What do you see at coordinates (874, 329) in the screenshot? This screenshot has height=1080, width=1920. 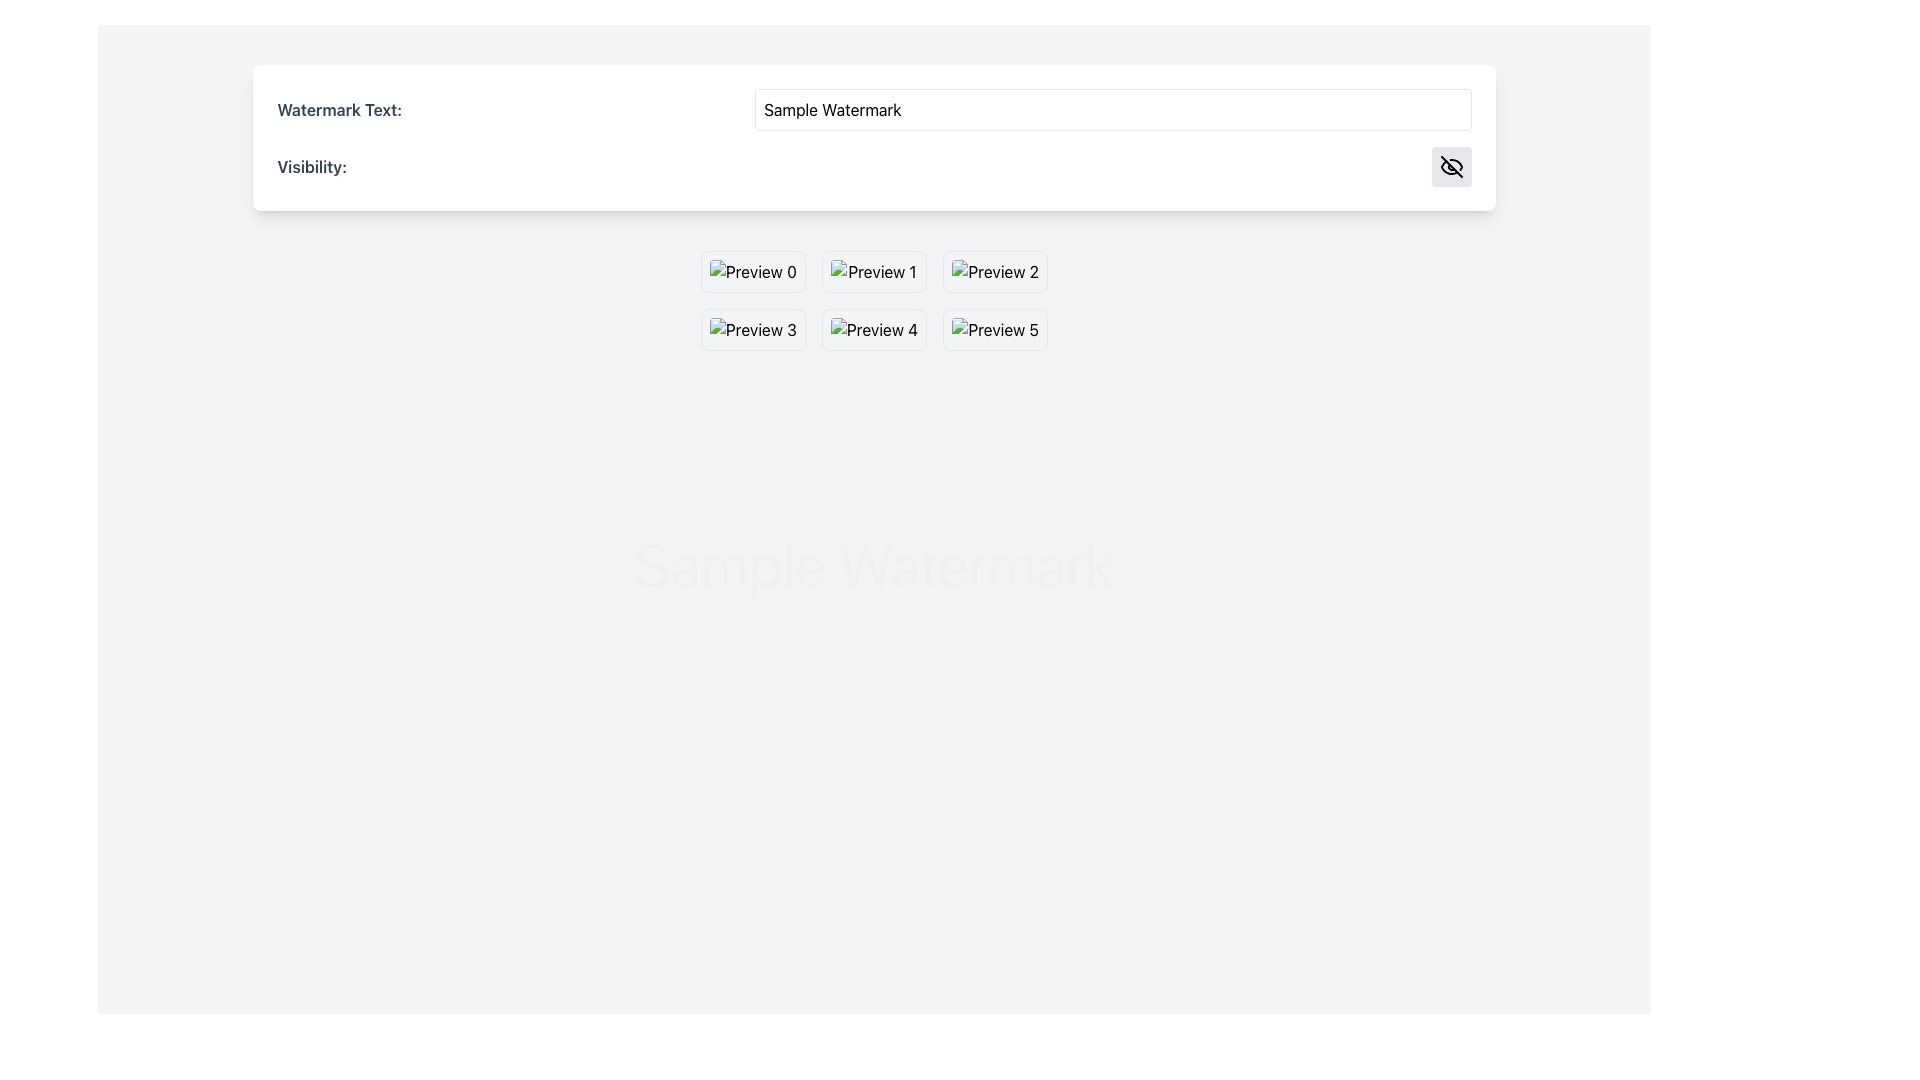 I see `the card labeled 'Preview 4', which is a rounded rectangular card with a bordered edge located in the second row and second column of a 3x2 grid` at bounding box center [874, 329].